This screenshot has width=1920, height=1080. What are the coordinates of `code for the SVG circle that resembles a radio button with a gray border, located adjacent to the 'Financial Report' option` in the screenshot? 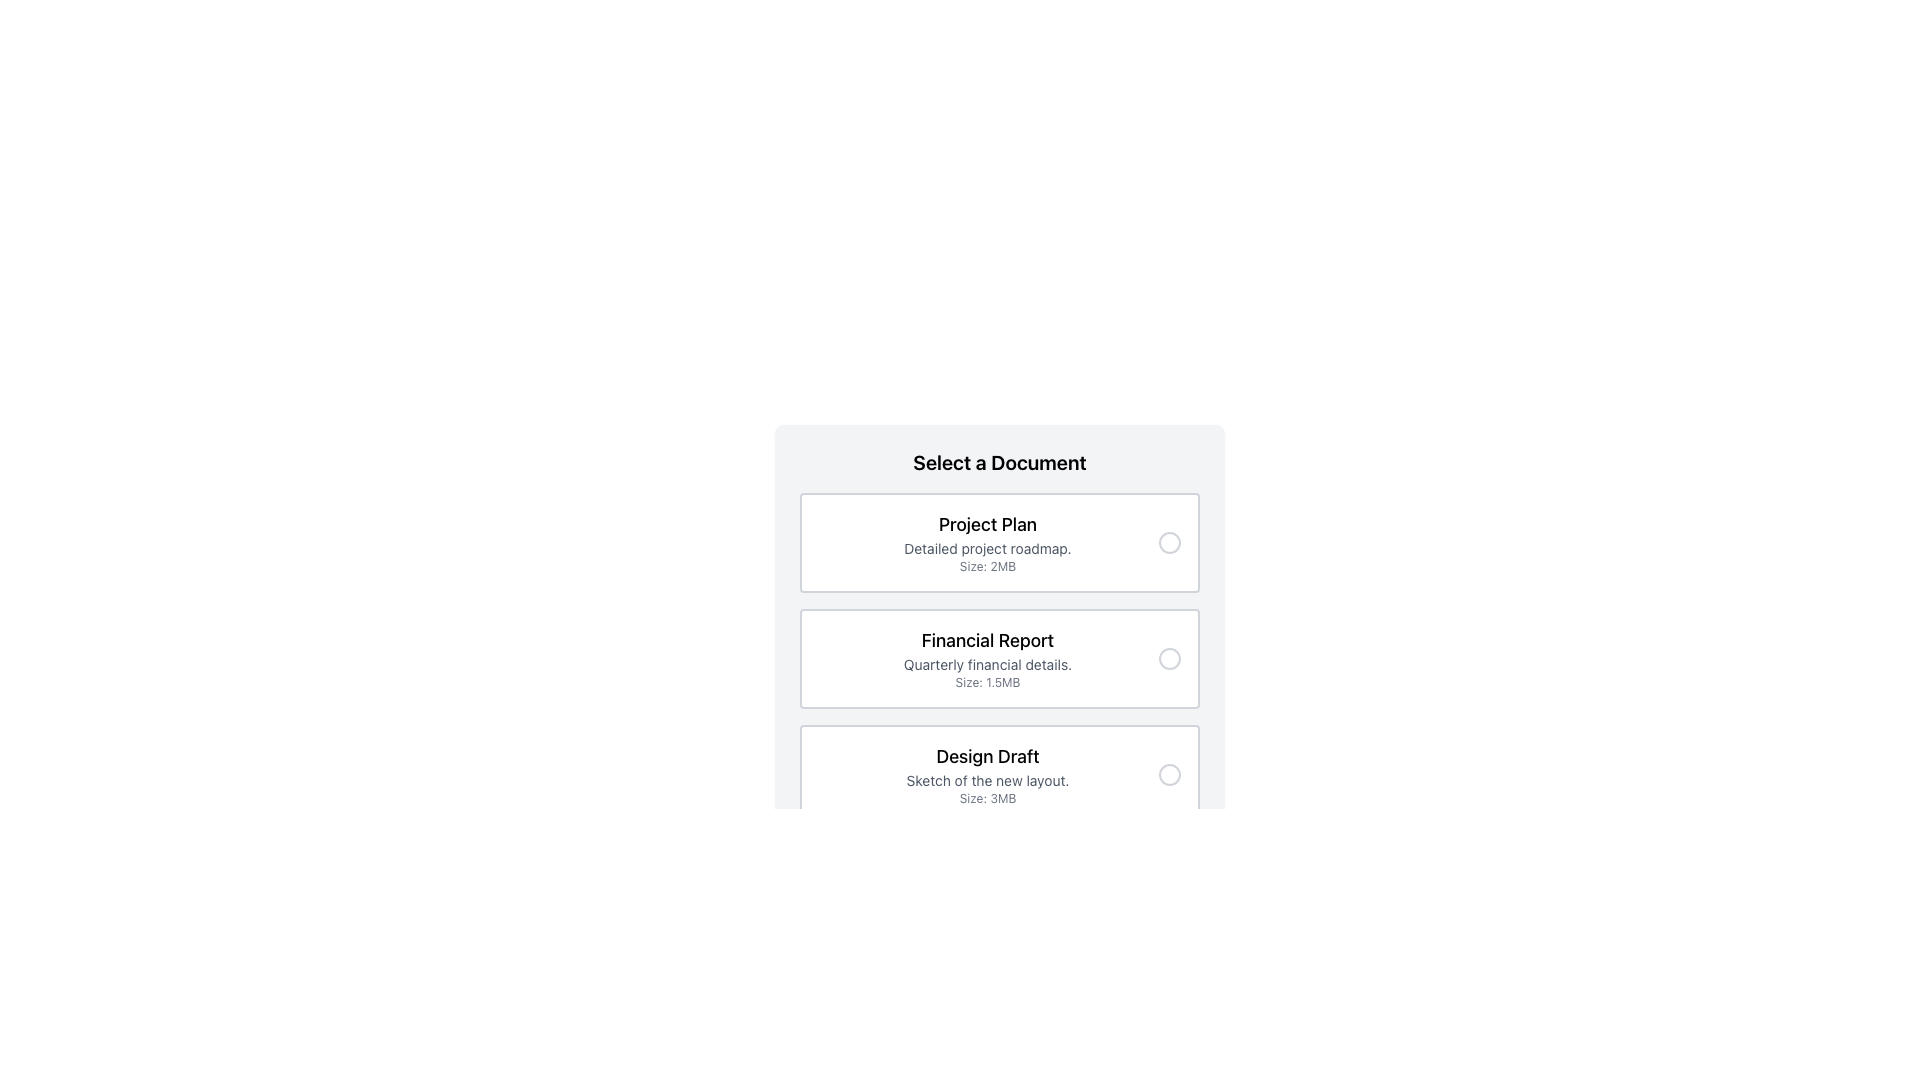 It's located at (1170, 659).